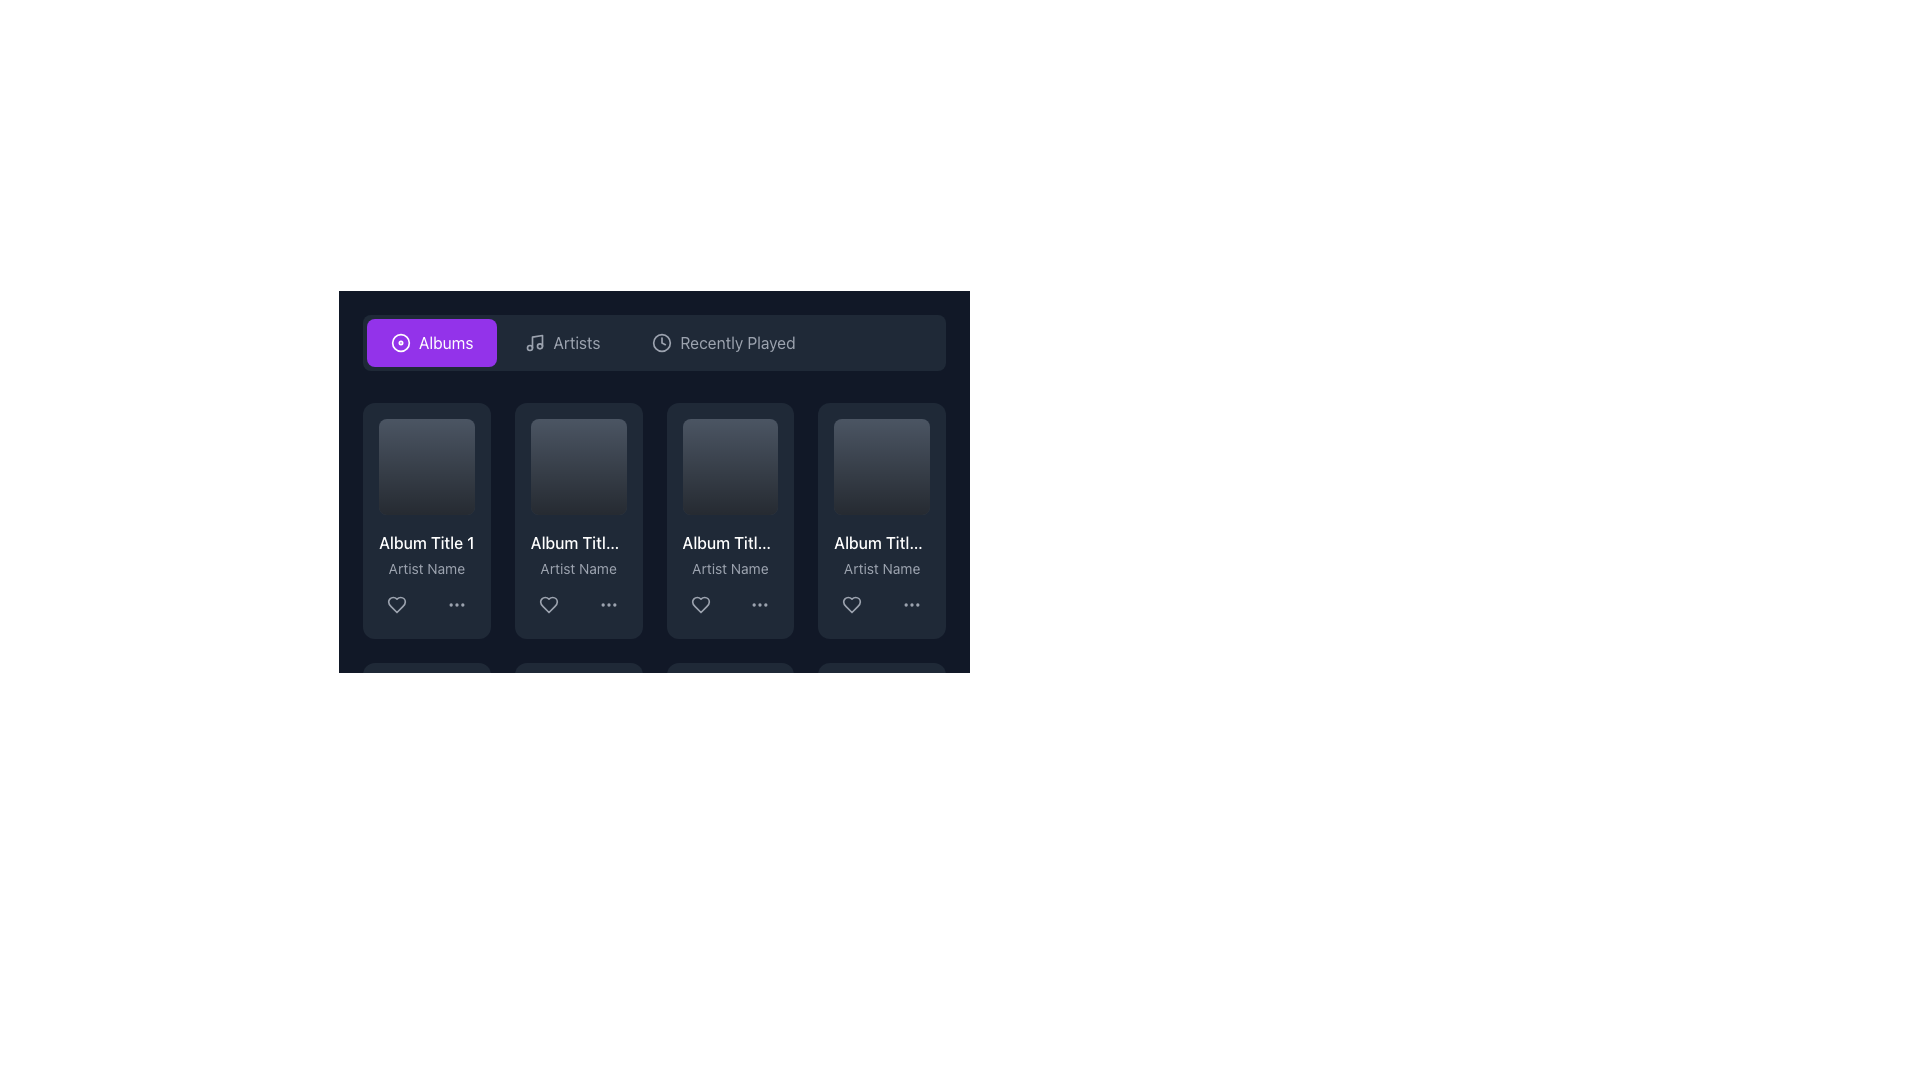 Image resolution: width=1920 pixels, height=1080 pixels. I want to click on the static text element displaying the artist's name for 'Album Title 2', located below the album title and above the interactive buttons, so click(577, 568).